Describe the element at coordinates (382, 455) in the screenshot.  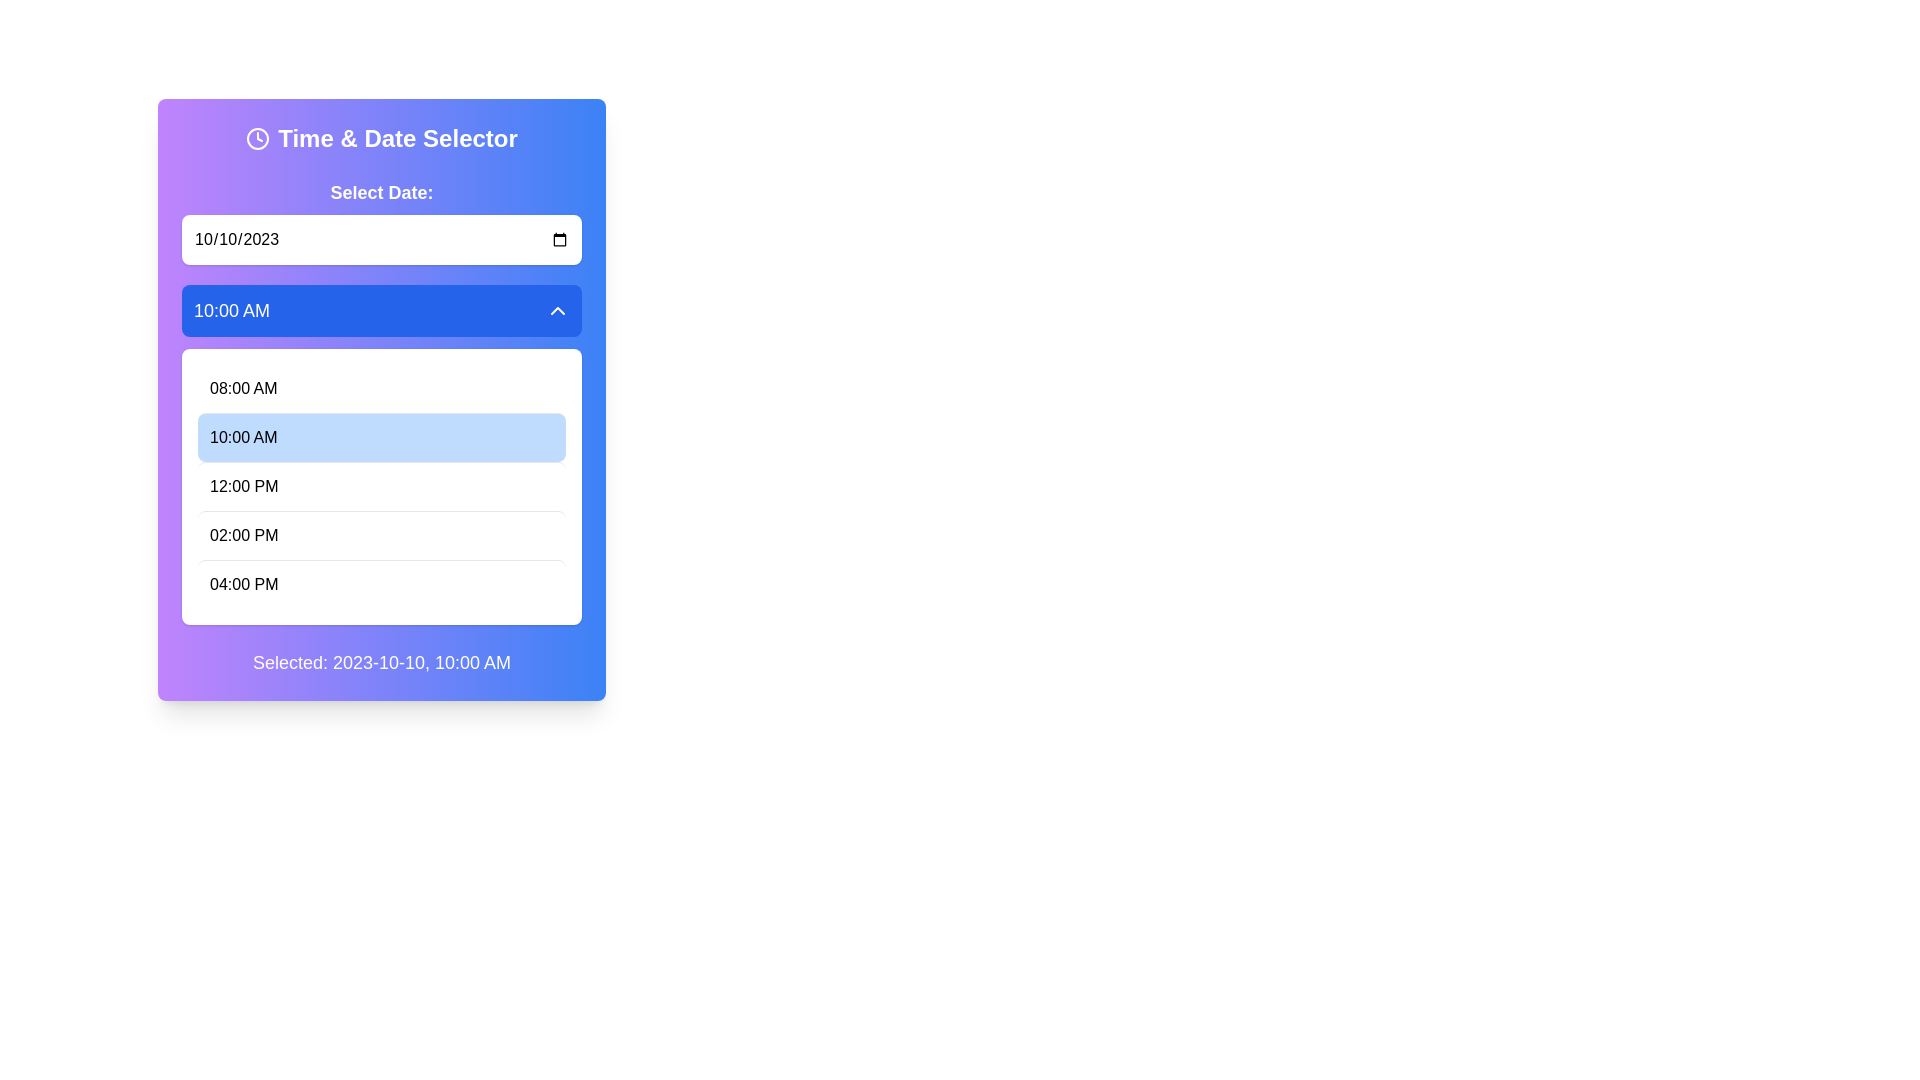
I see `the '10:00 AM' dropdown menu item with a light blue background` at that location.